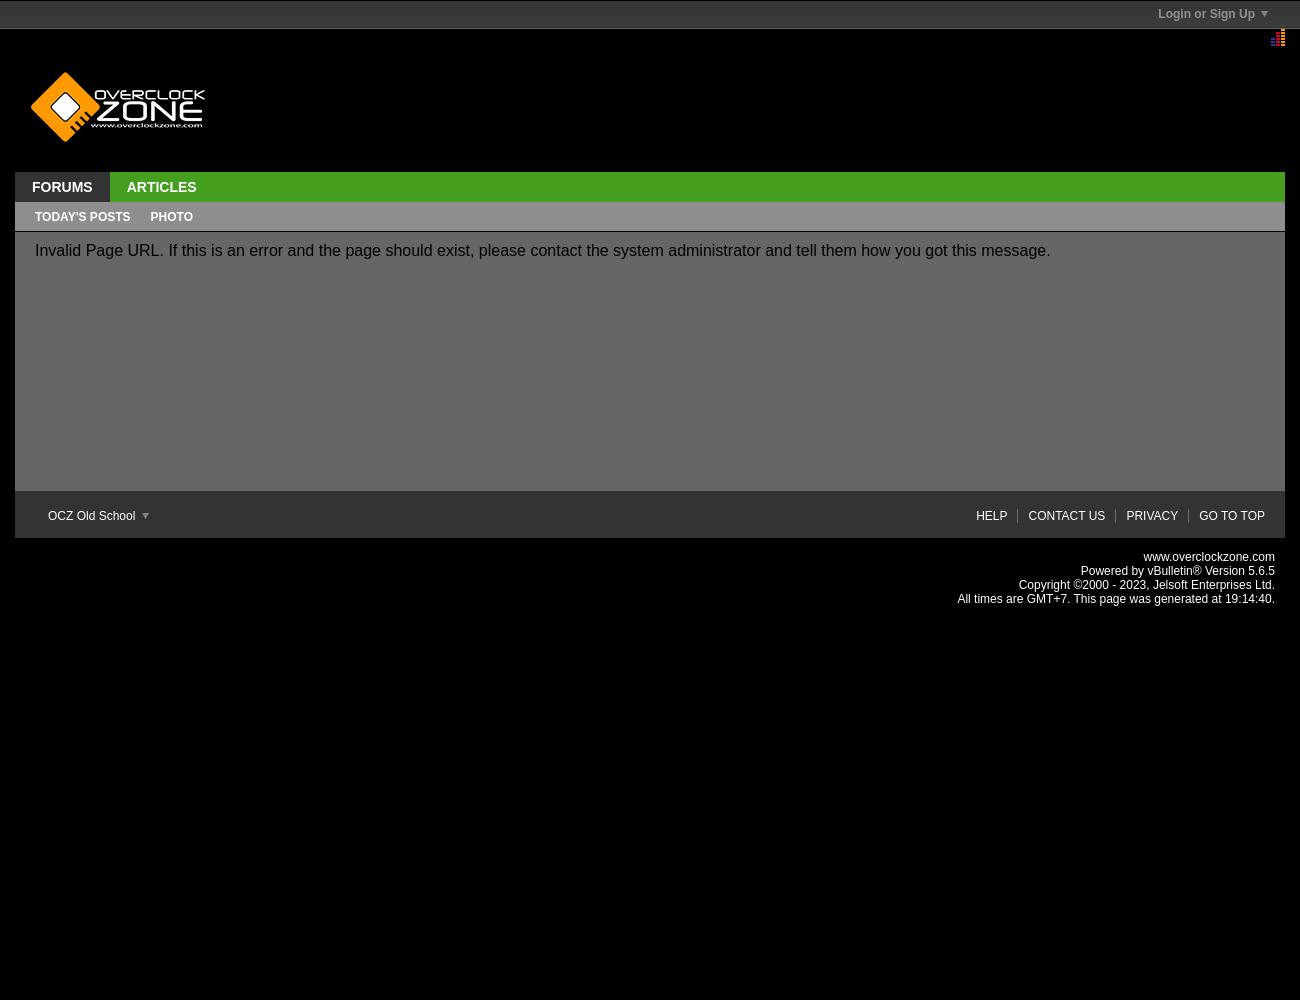 The image size is (1300, 1000). I want to click on 'Forums', so click(30, 187).